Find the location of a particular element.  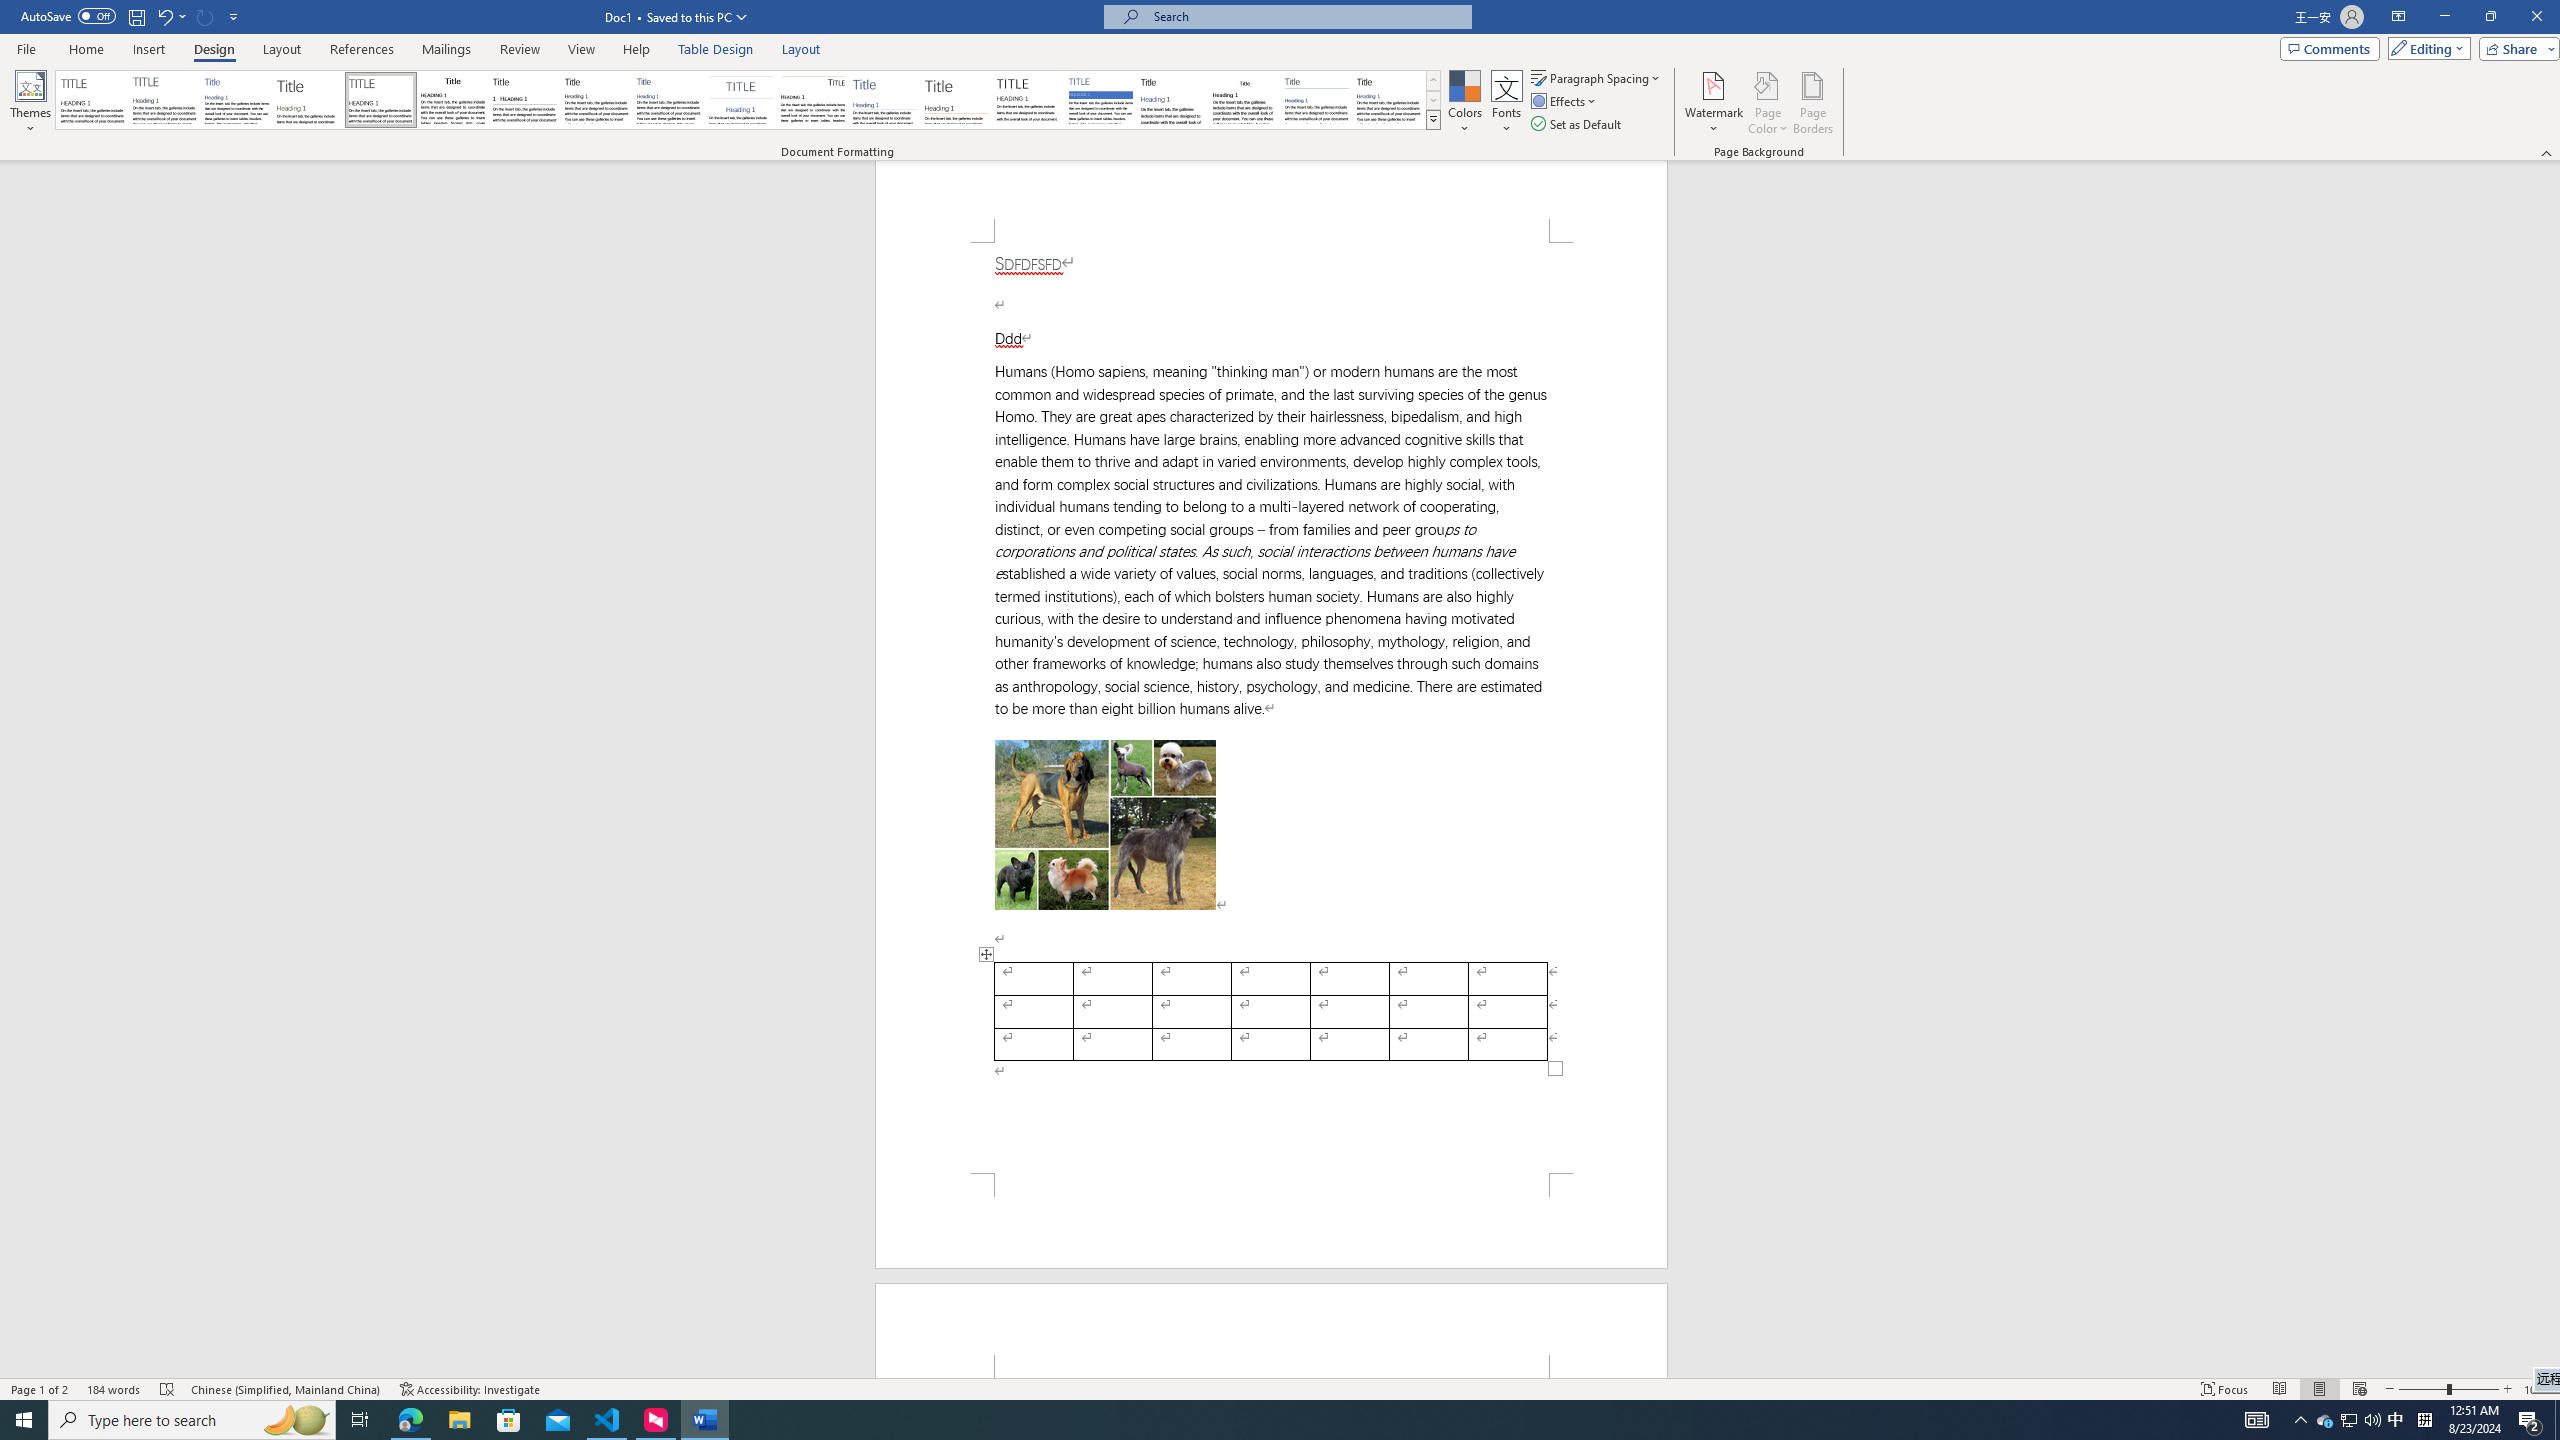

'Undo Apply Quick Style Set' is located at coordinates (163, 15).